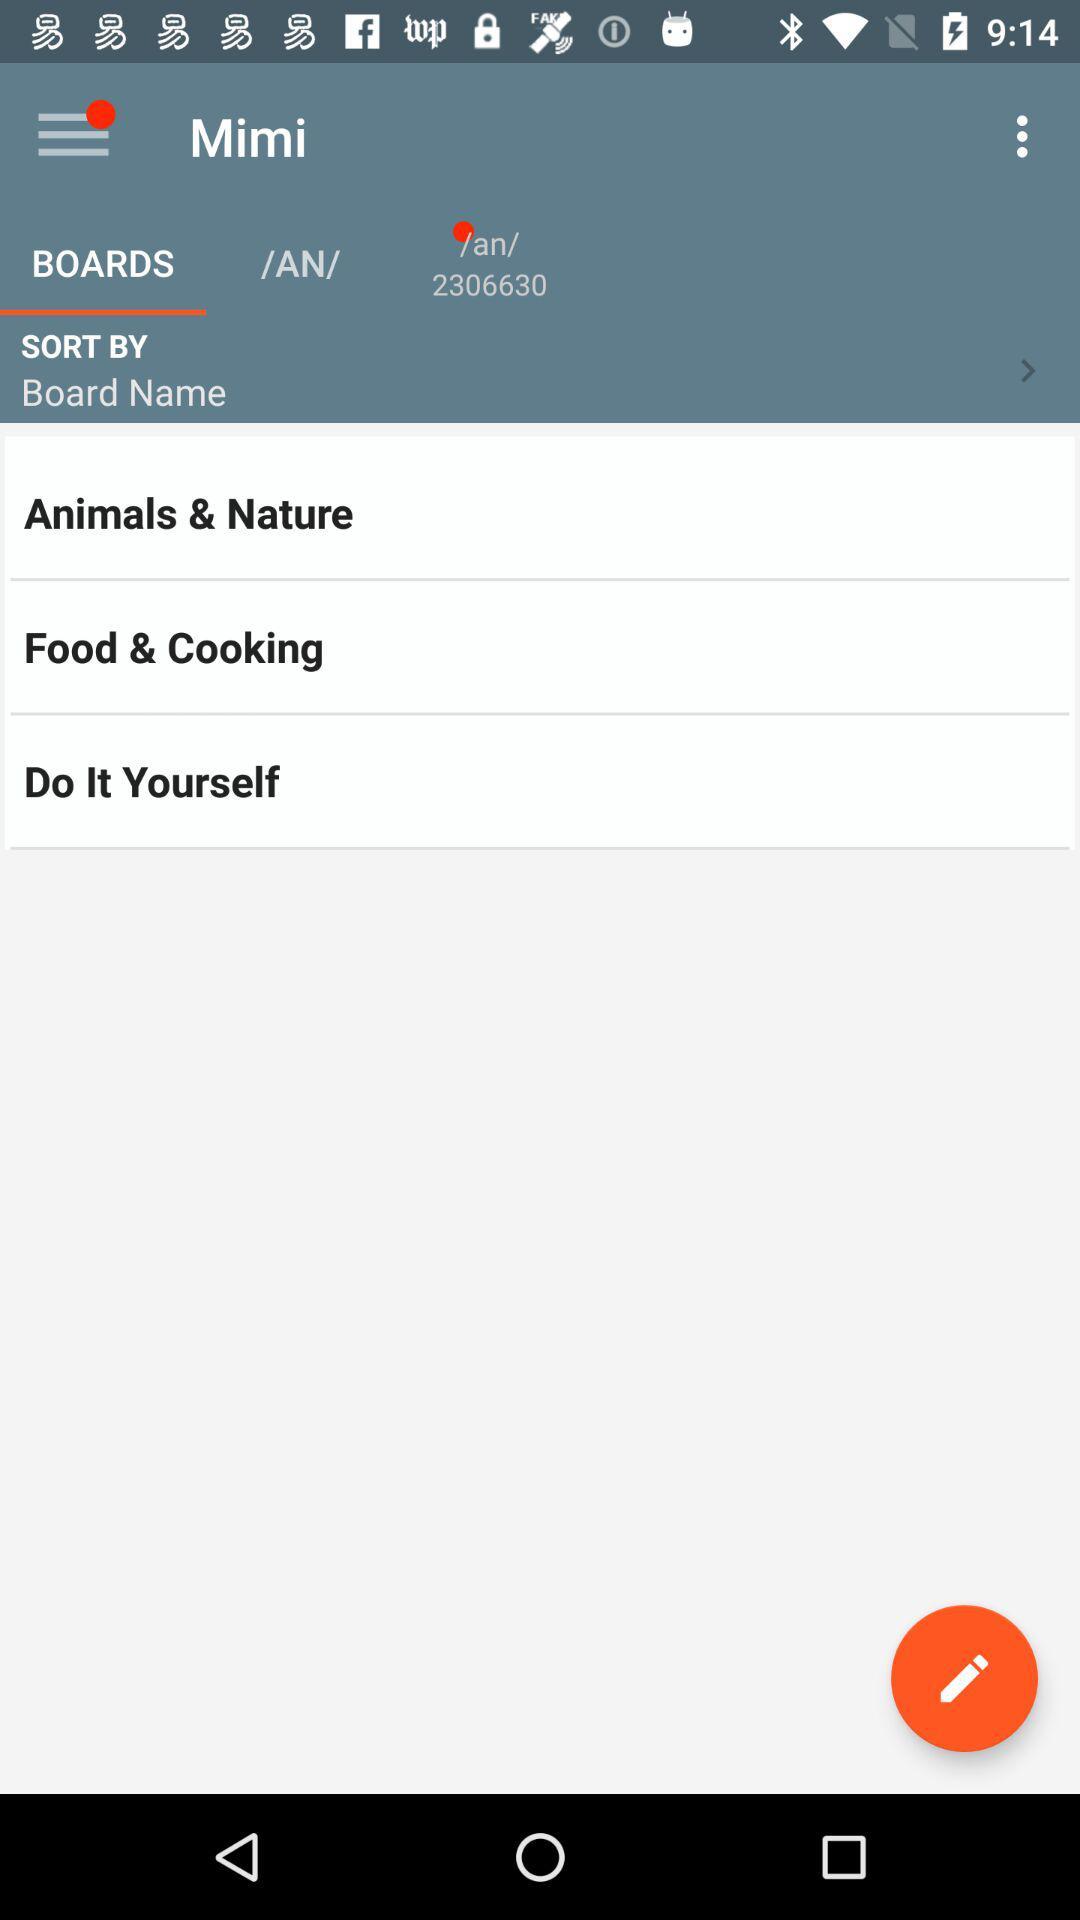 Image resolution: width=1080 pixels, height=1920 pixels. What do you see at coordinates (72, 135) in the screenshot?
I see `main menu option` at bounding box center [72, 135].